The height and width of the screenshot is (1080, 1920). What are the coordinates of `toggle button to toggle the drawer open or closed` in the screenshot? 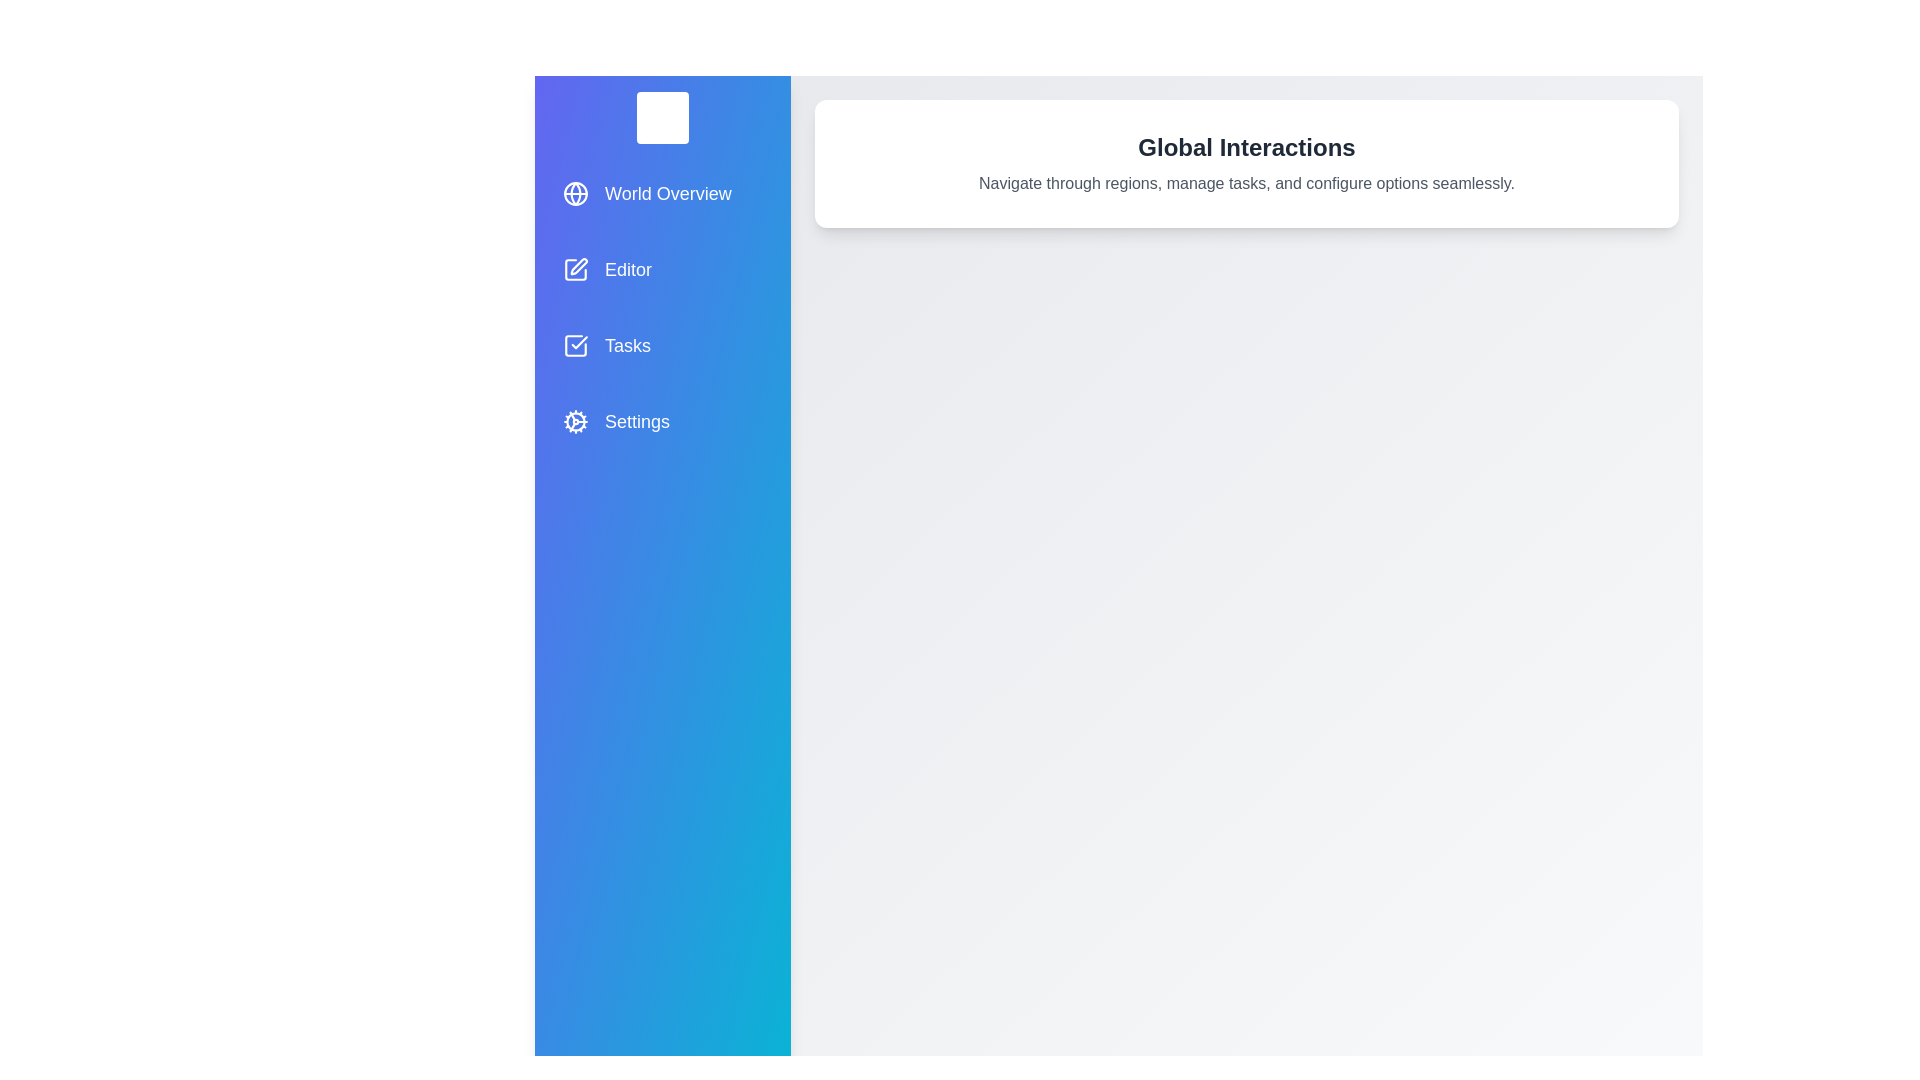 It's located at (662, 118).